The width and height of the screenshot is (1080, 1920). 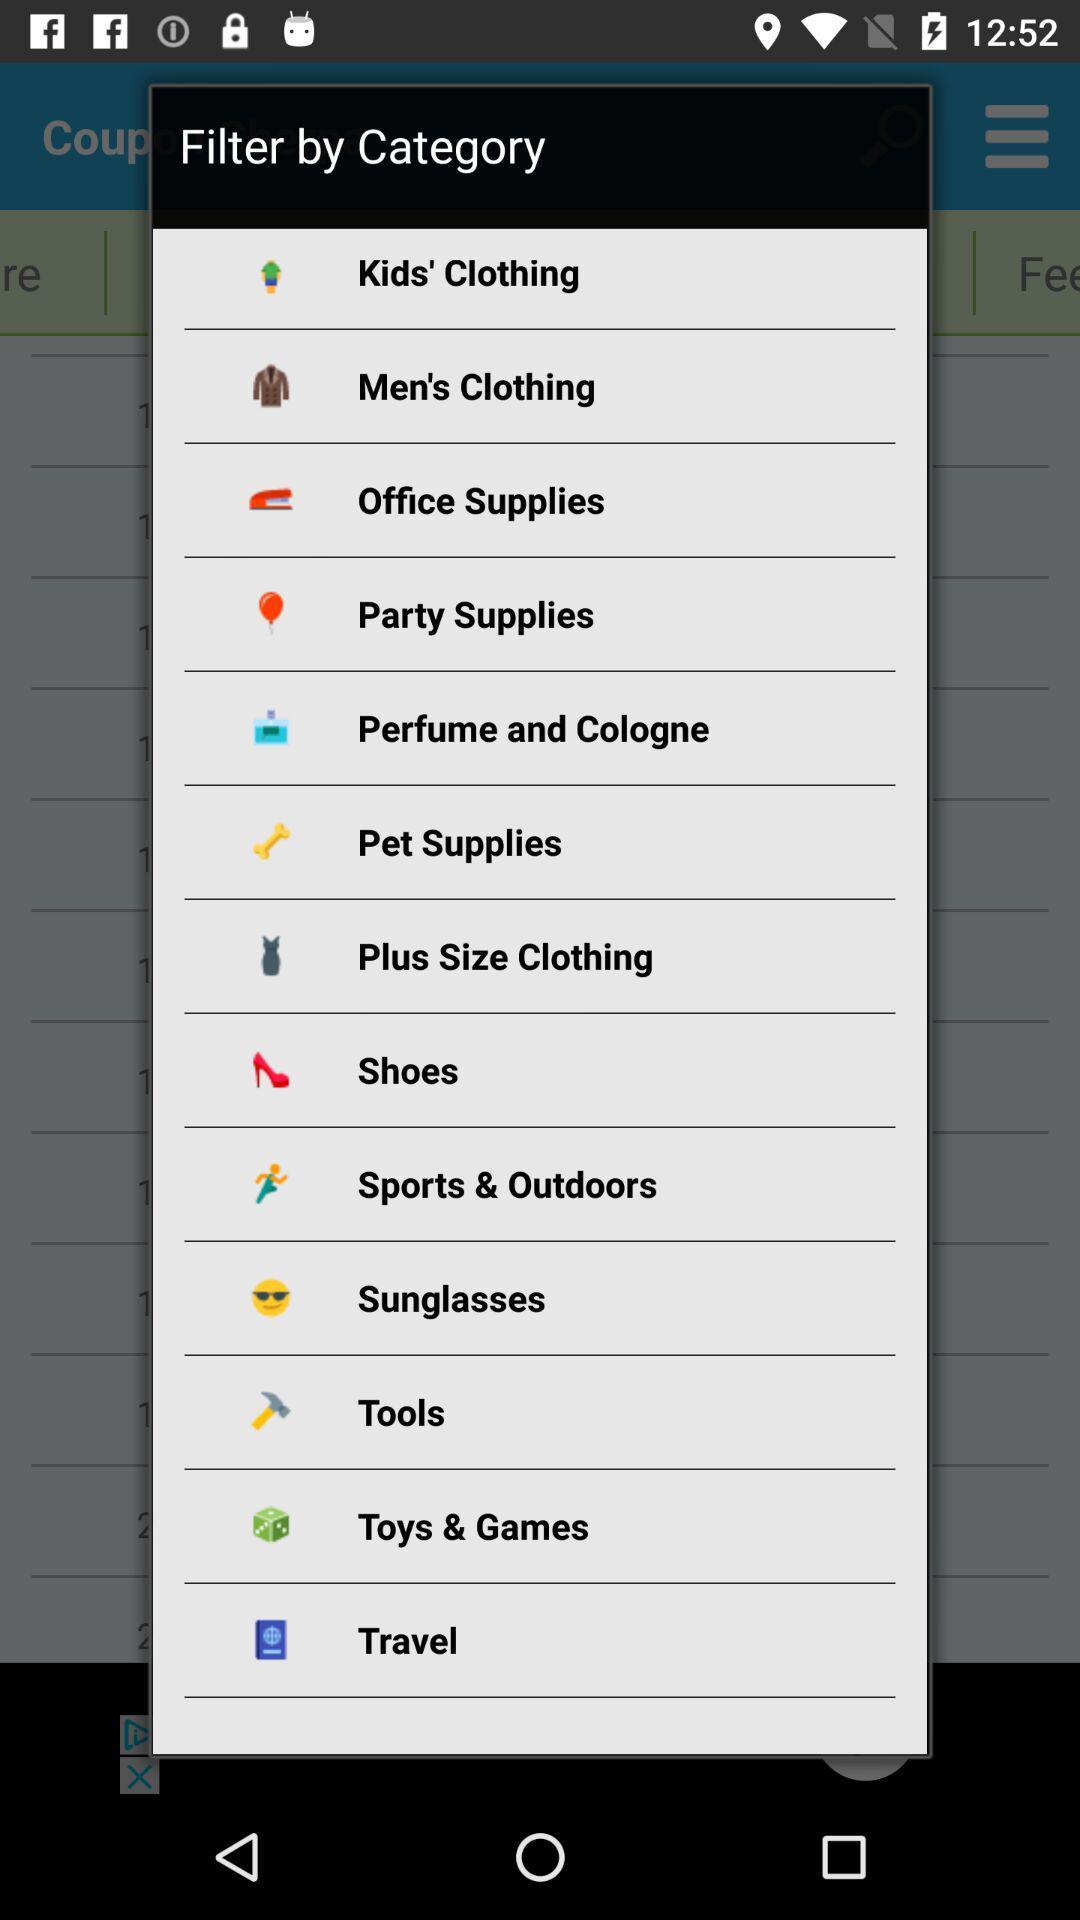 What do you see at coordinates (563, 954) in the screenshot?
I see `the item below the pet supplies item` at bounding box center [563, 954].